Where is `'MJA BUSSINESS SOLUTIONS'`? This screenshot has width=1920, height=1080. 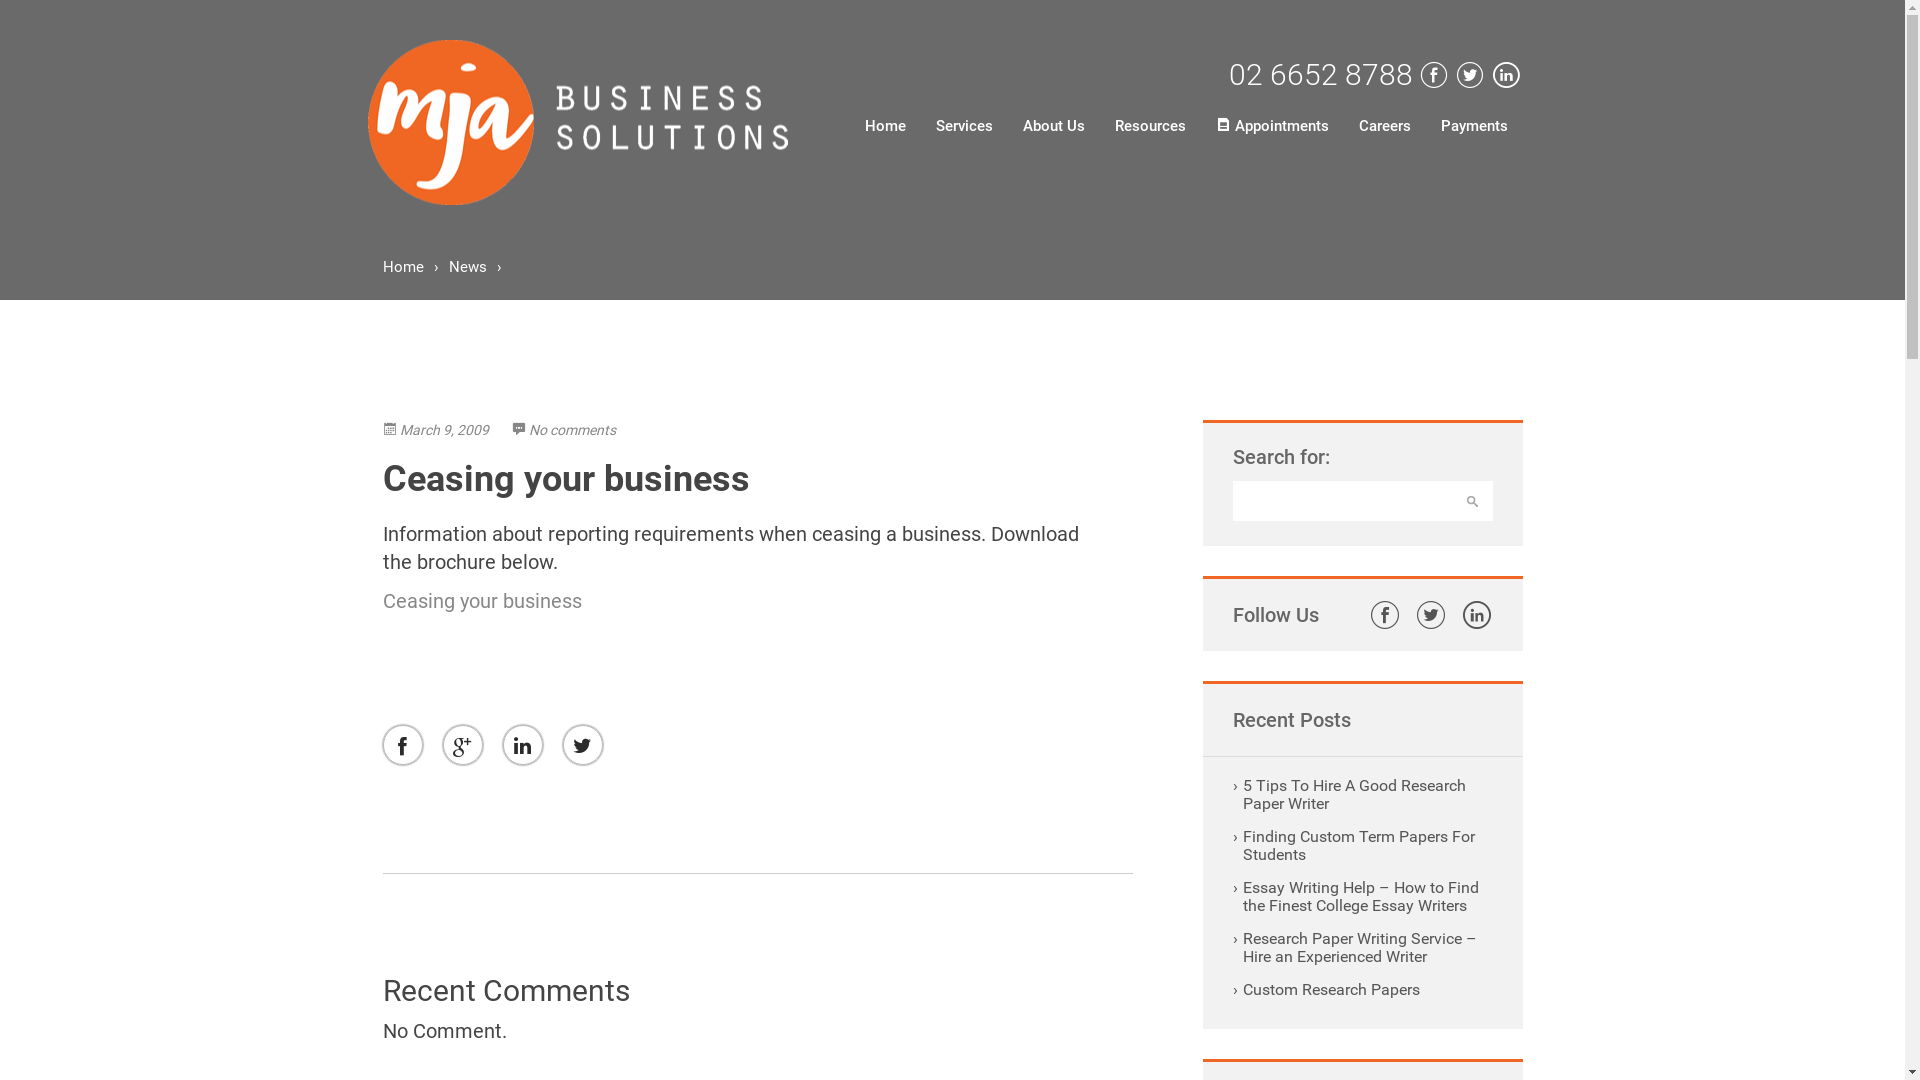 'MJA BUSSINESS SOLUTIONS' is located at coordinates (576, 122).